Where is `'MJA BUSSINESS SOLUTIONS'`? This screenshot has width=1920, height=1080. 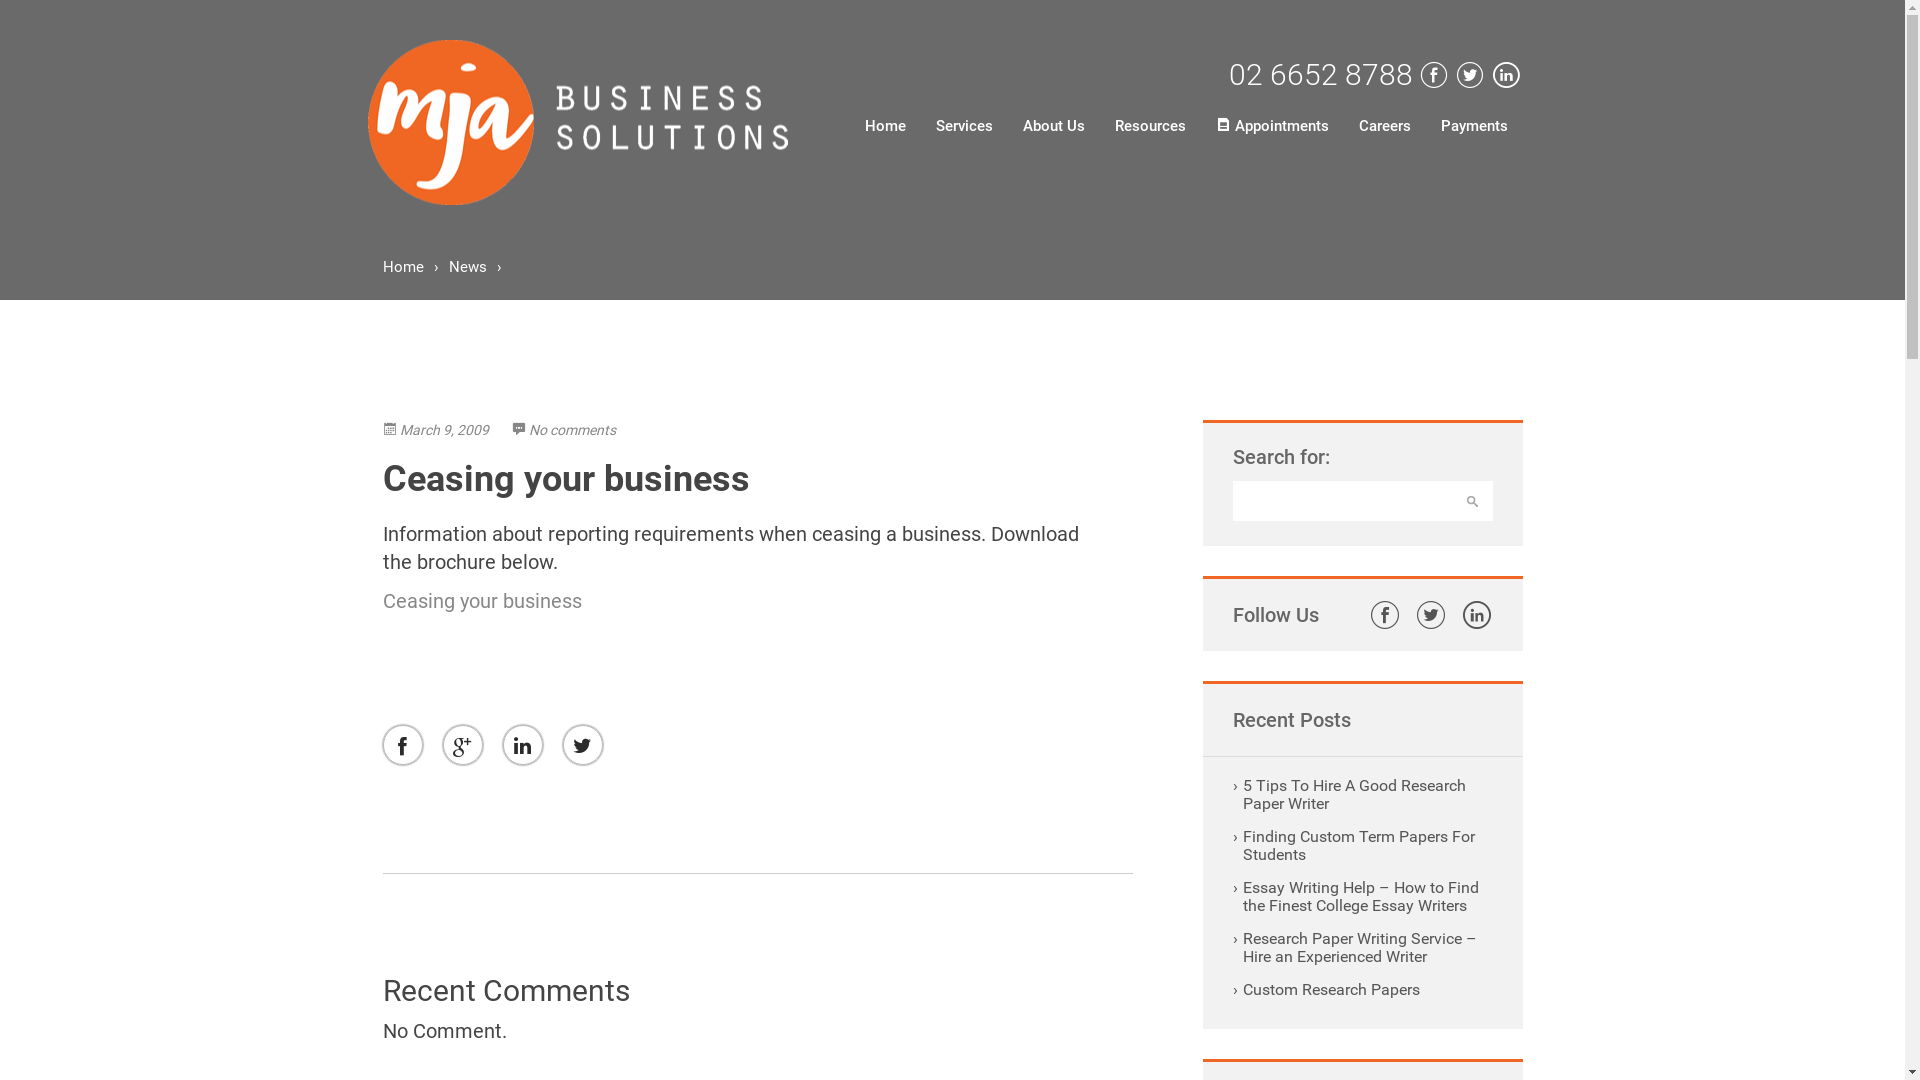 'MJA BUSSINESS SOLUTIONS' is located at coordinates (576, 122).